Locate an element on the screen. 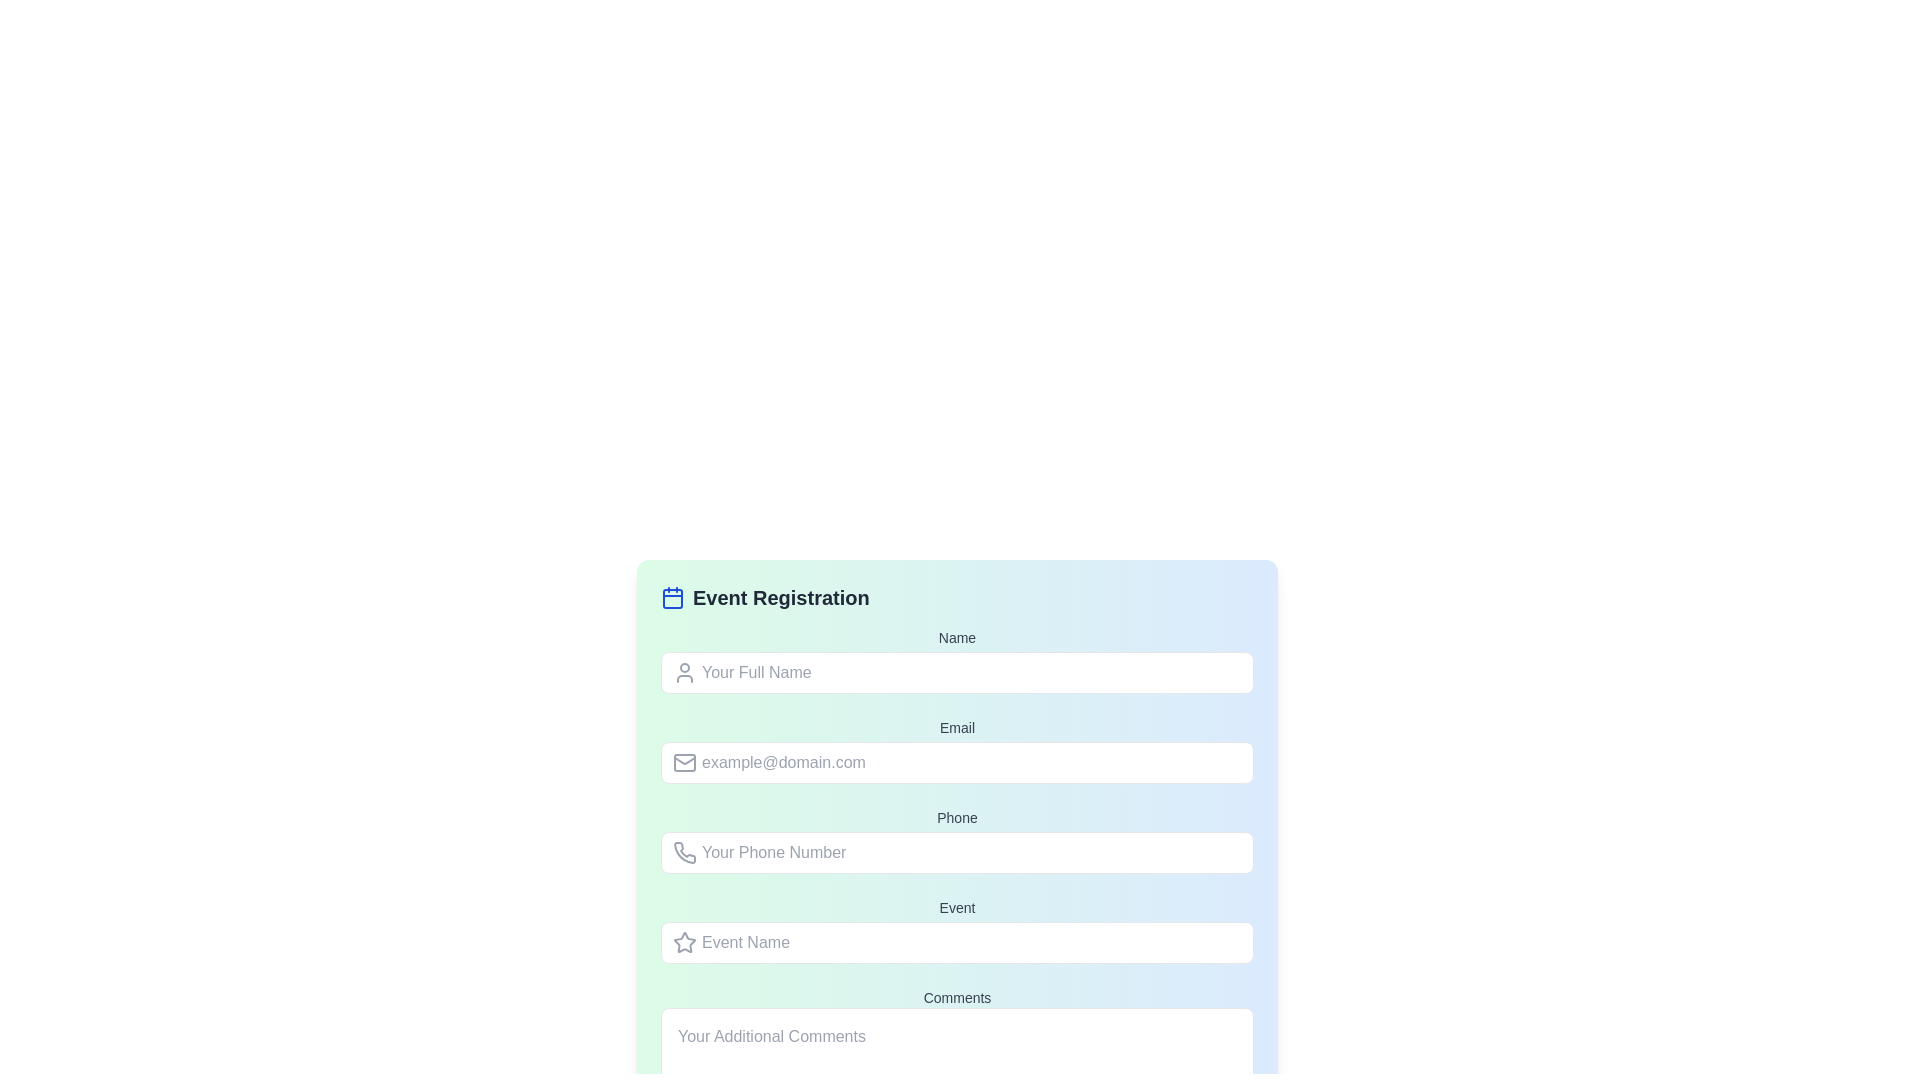  the rounded rectangle with a blue outline located within the calendar icon in the 'Event Registration' section is located at coordinates (672, 597).